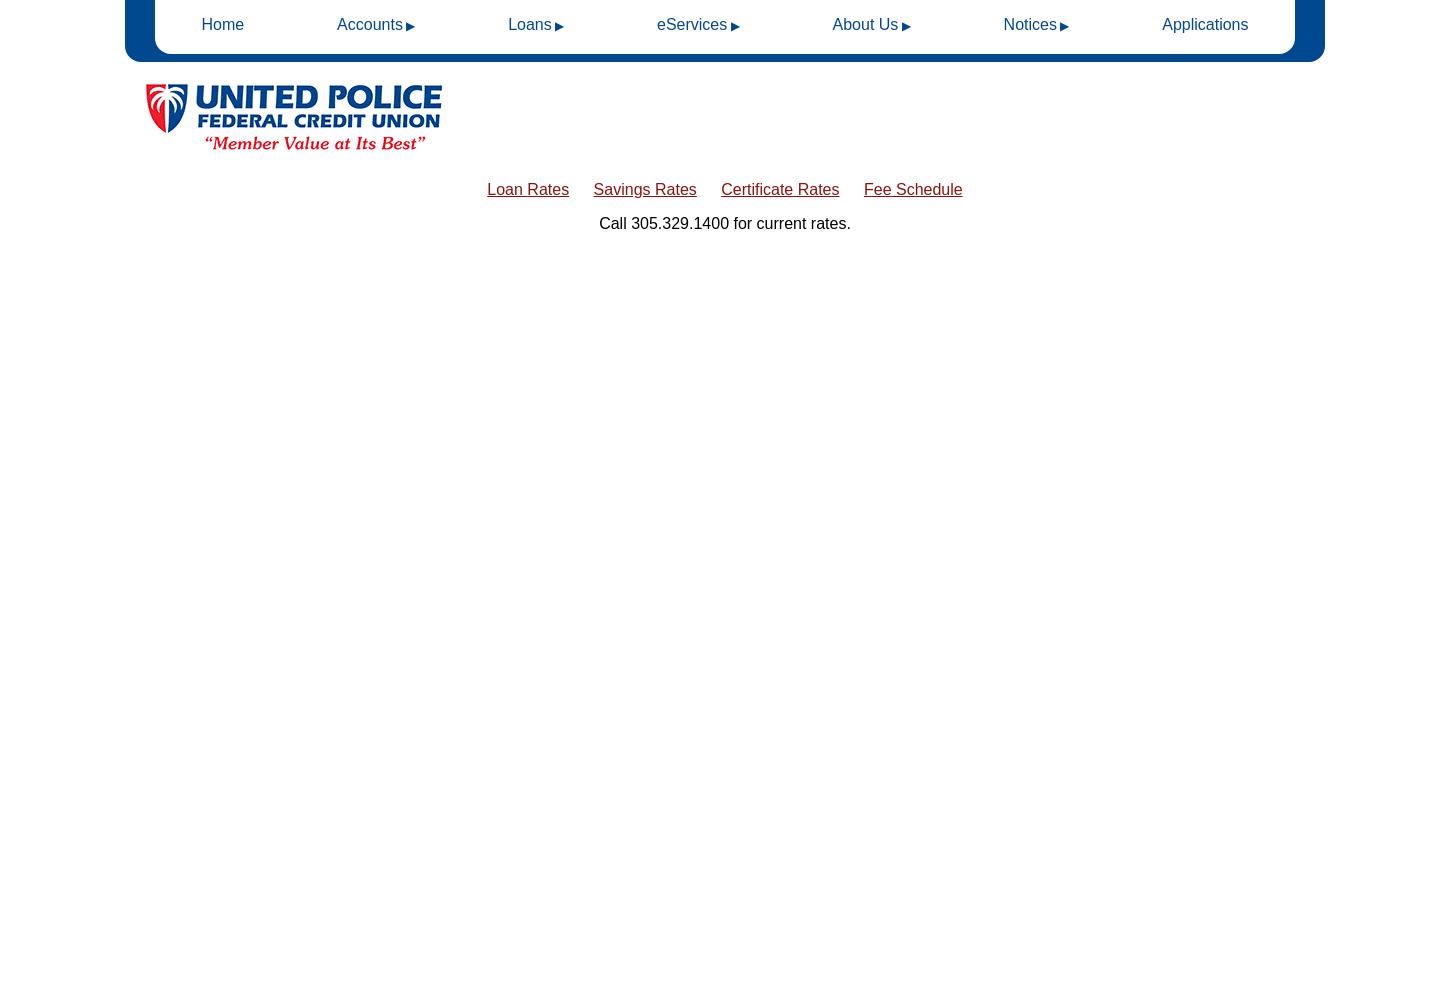  Describe the element at coordinates (643, 188) in the screenshot. I see `'Savings Rates'` at that location.